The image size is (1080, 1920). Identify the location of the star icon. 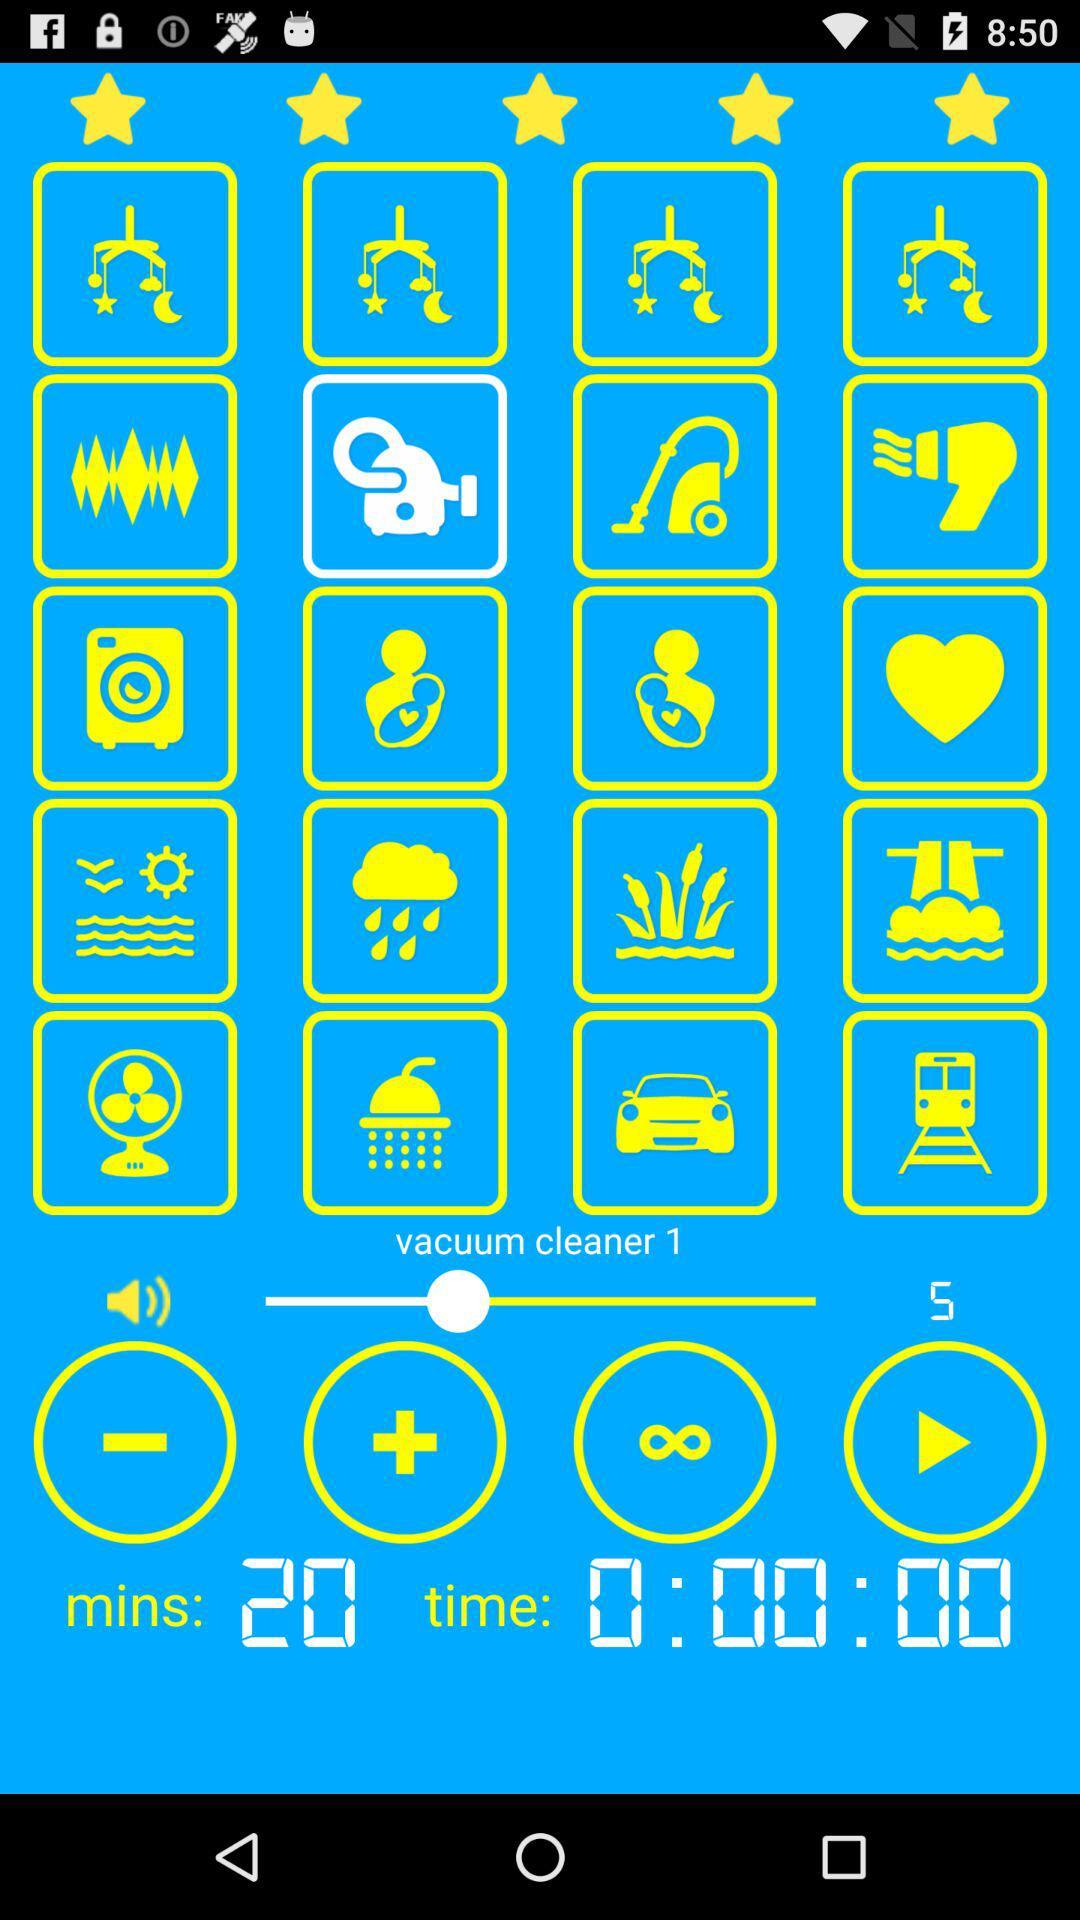
(756, 115).